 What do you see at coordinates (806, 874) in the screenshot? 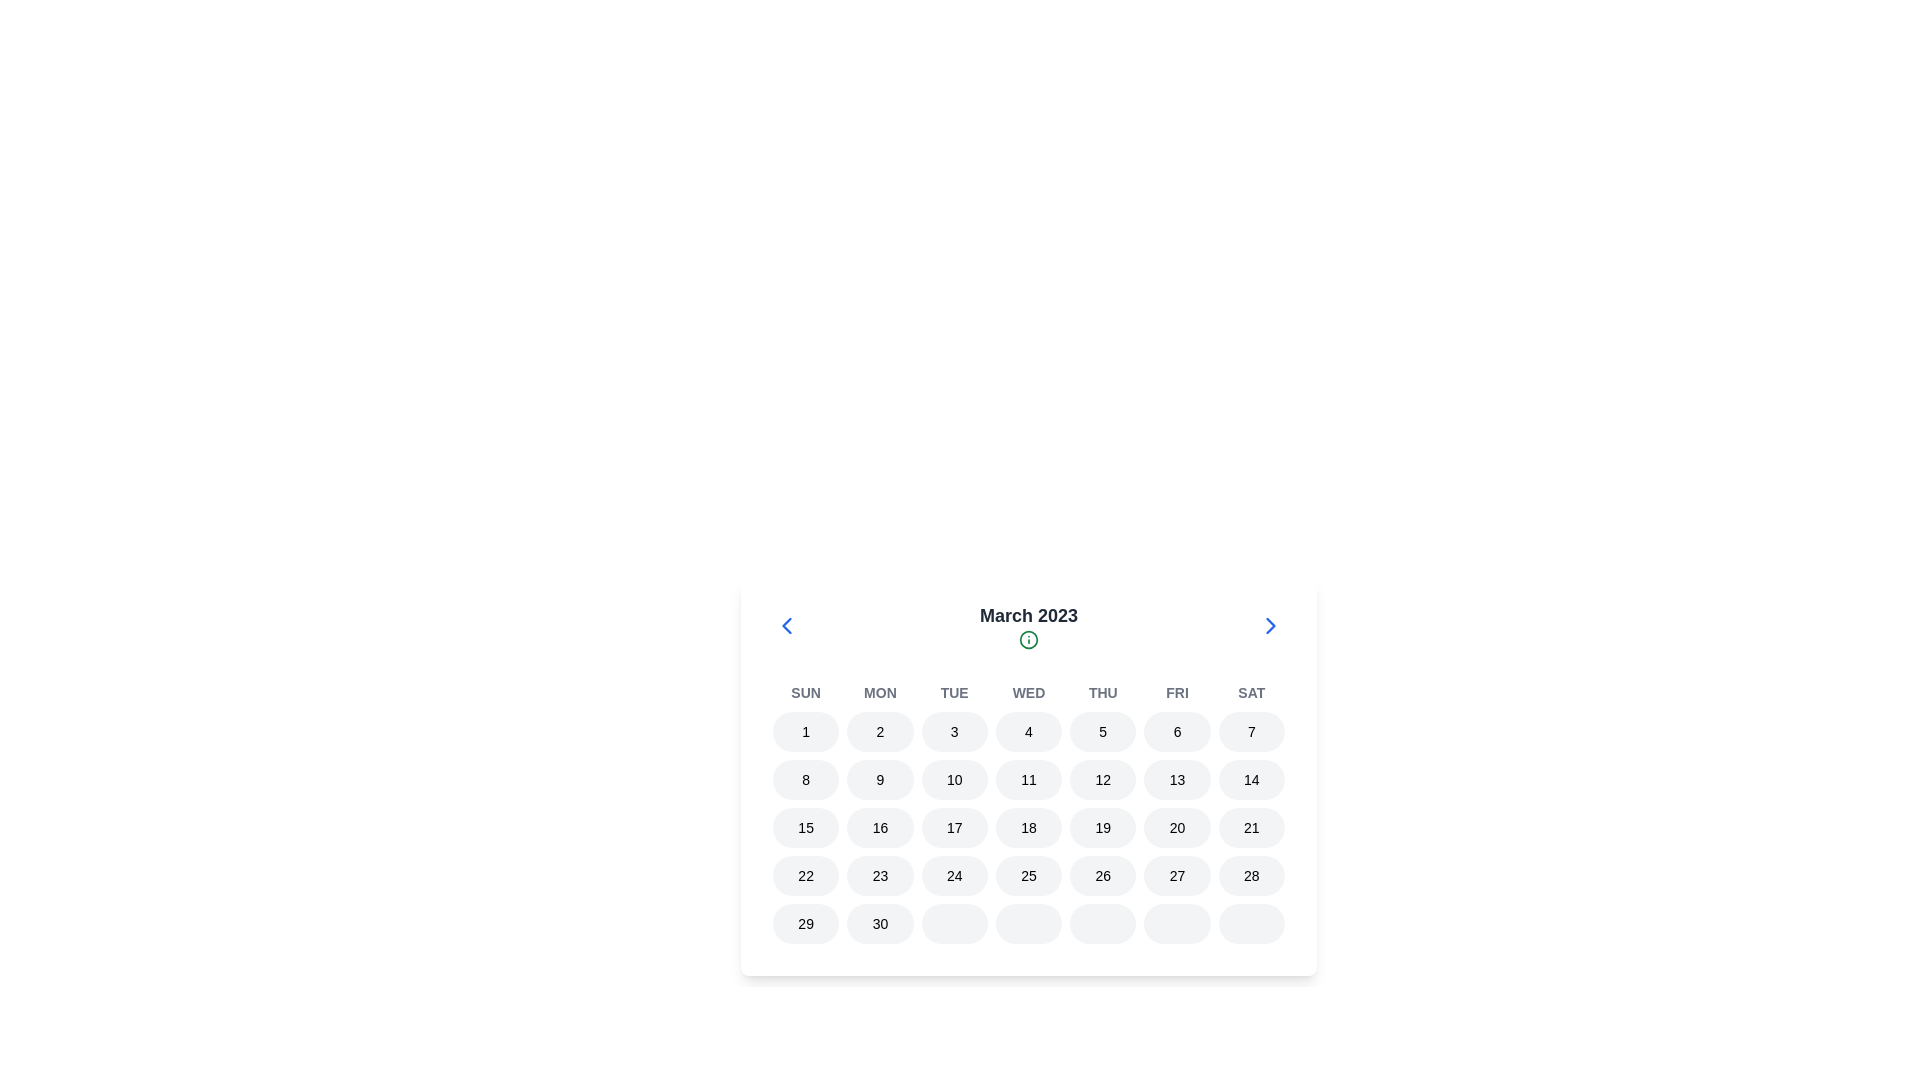
I see `the circular button displaying the number '22' with a light gray background, located at the far left end of the displayed week in the calendar grid` at bounding box center [806, 874].